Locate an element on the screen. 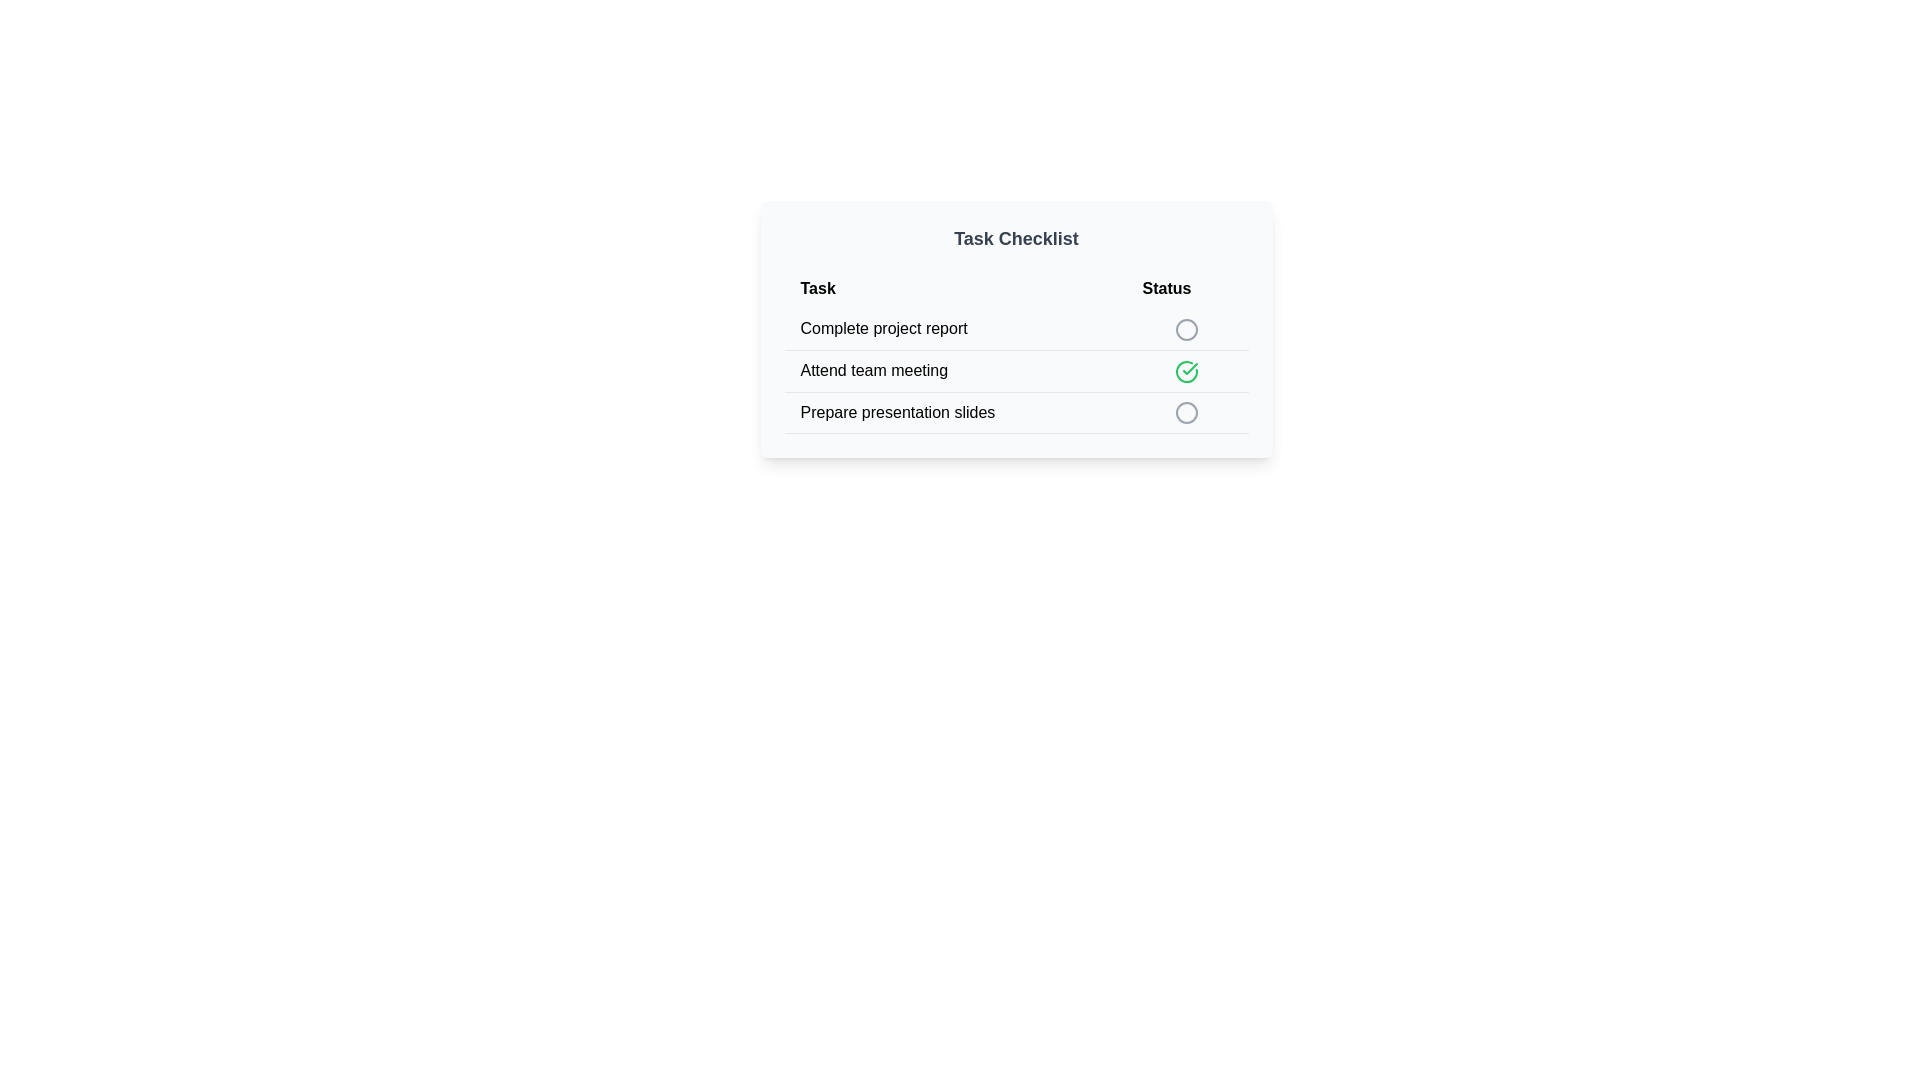 This screenshot has width=1920, height=1080. the visual status indicator icon in the 'Status' column of the checklist interface, corresponding to the 'Complete project report' task is located at coordinates (1187, 328).